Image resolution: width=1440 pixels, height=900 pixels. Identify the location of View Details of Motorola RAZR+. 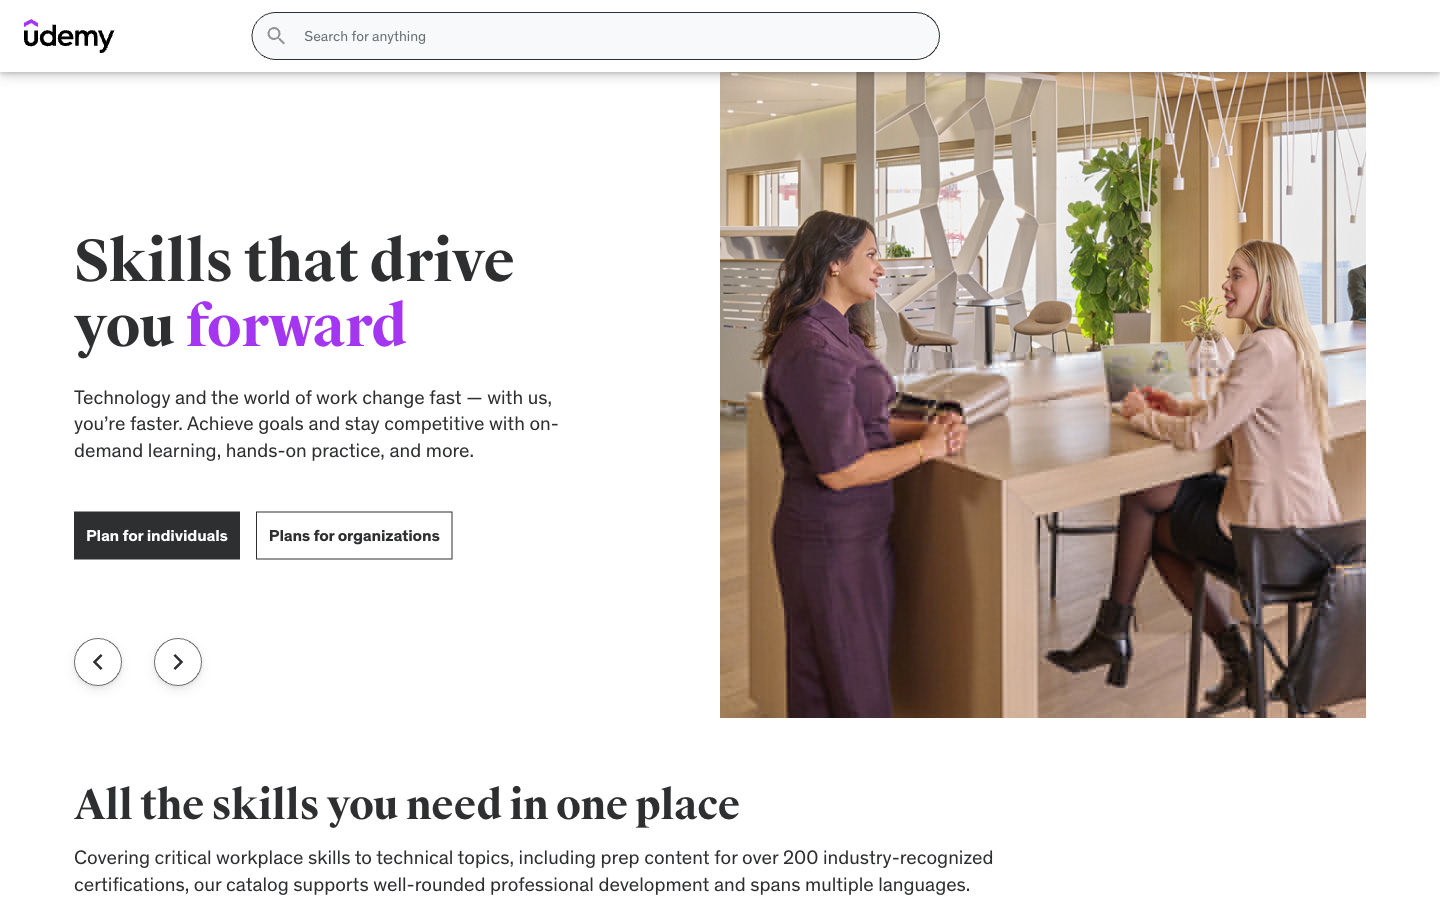
(1139, 835).